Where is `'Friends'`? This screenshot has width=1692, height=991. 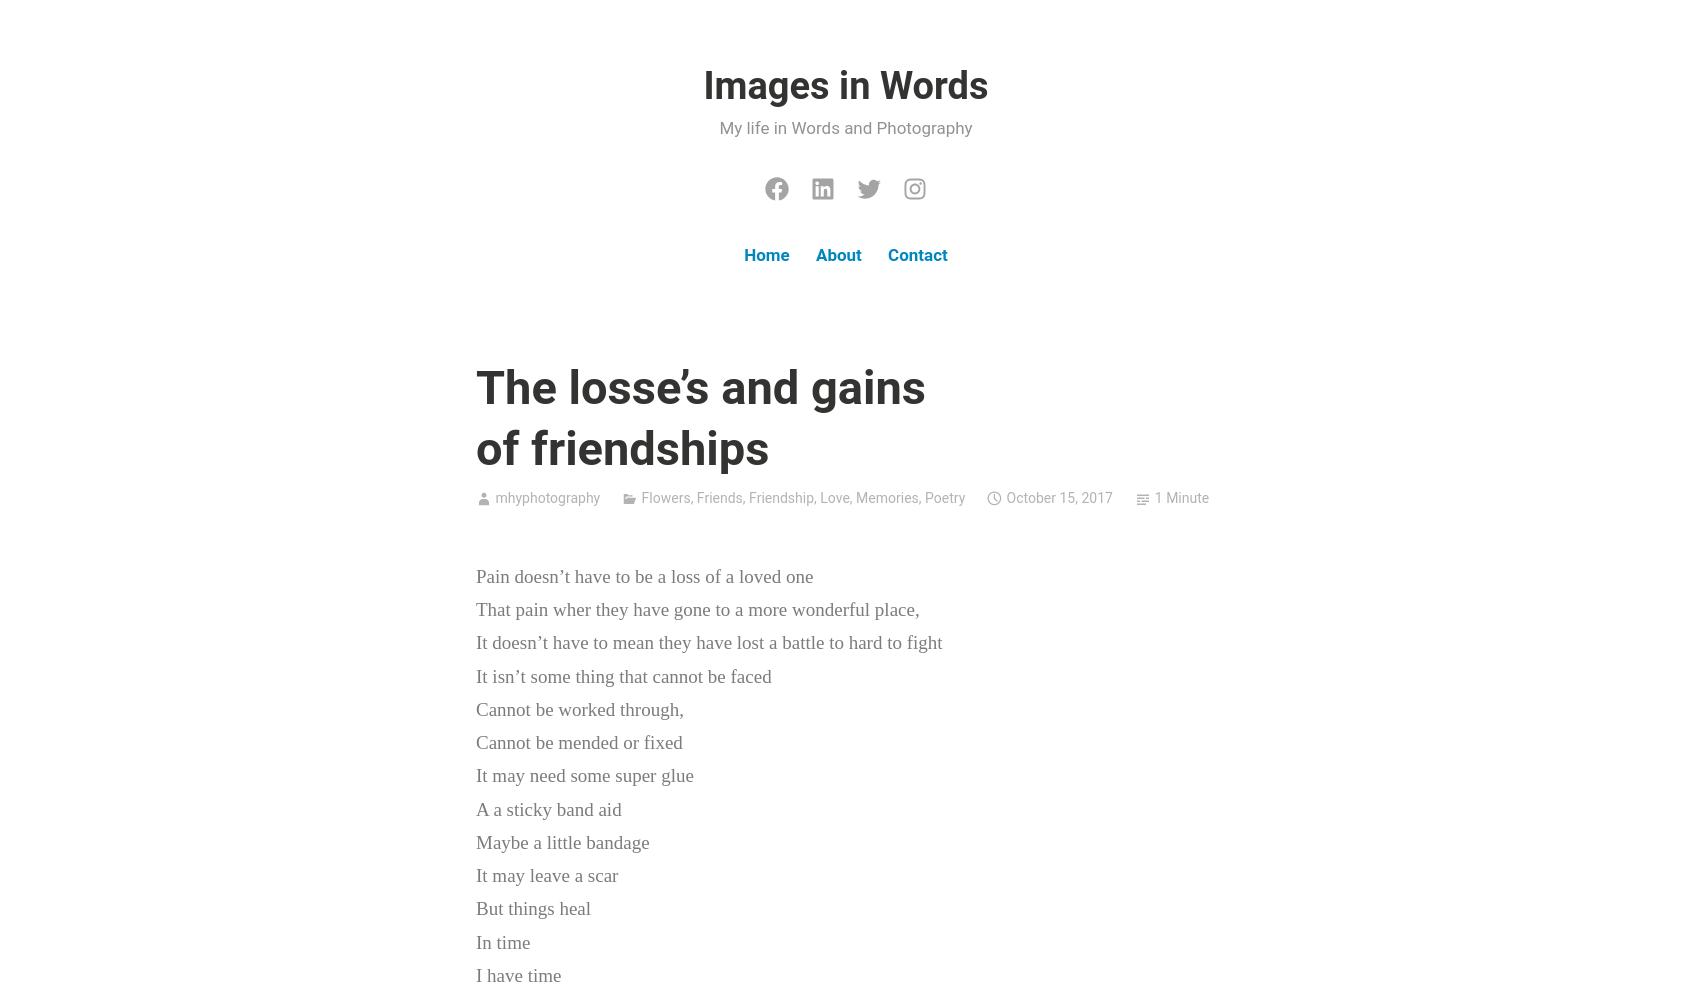
'Friends' is located at coordinates (717, 497).